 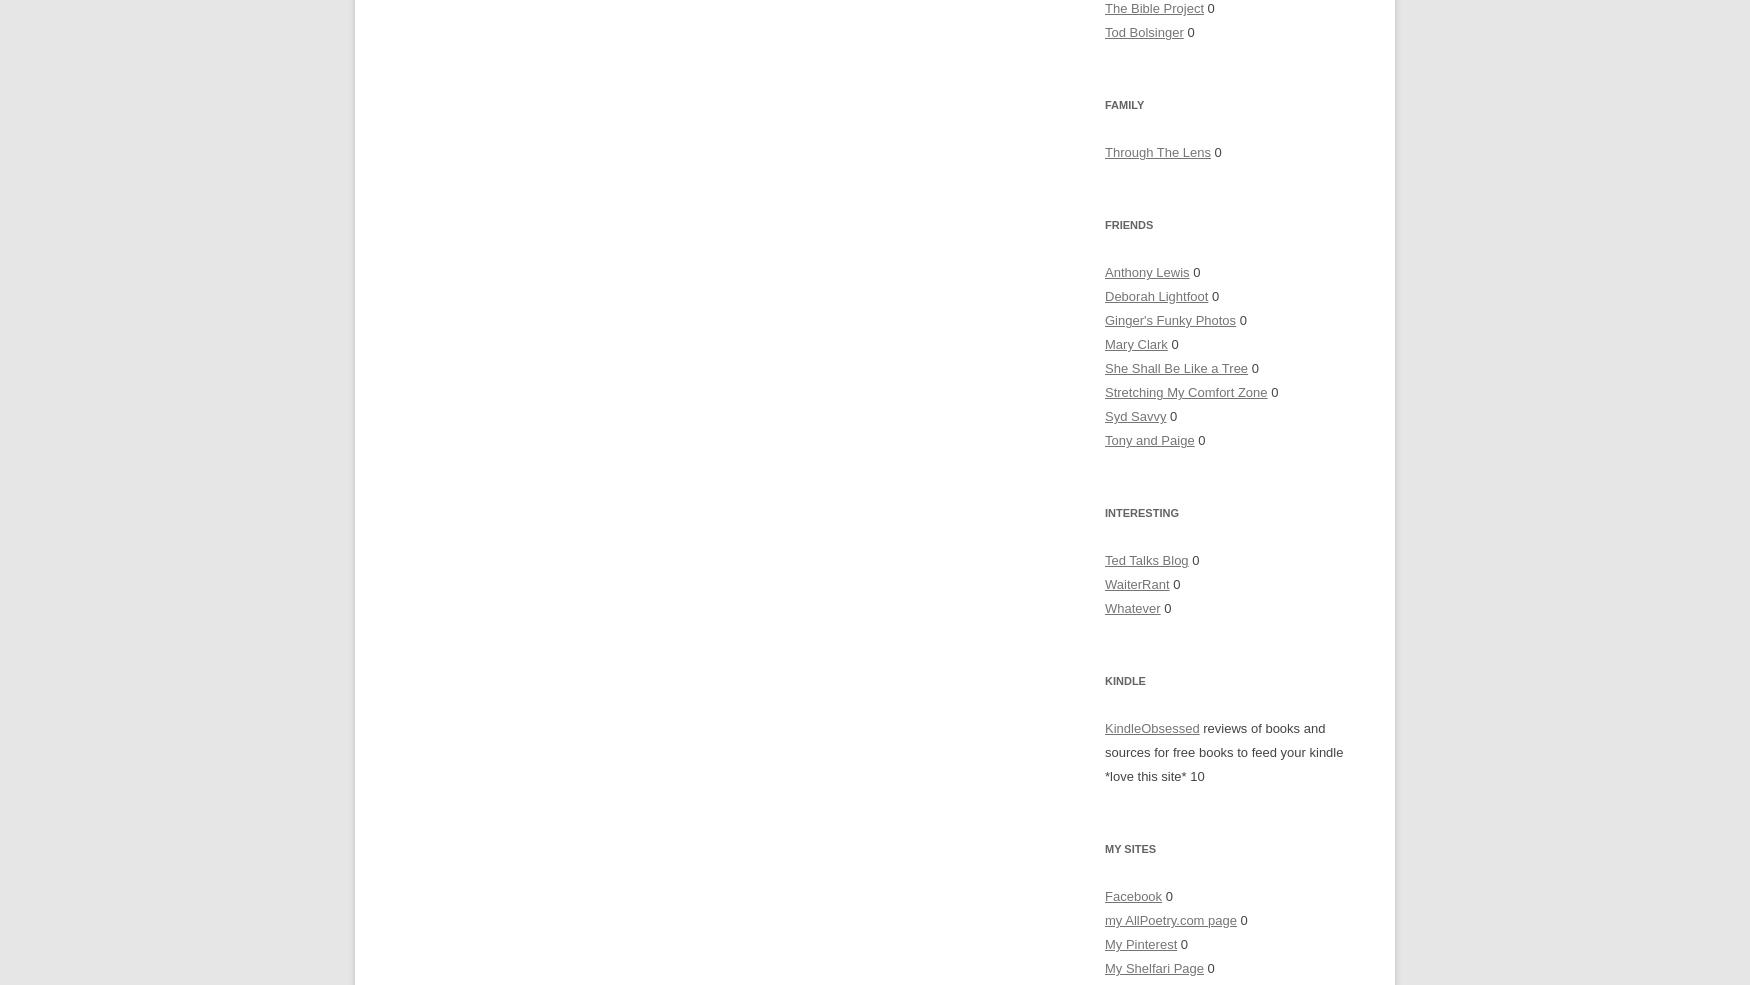 What do you see at coordinates (1169, 320) in the screenshot?
I see `'Ginger's Funky Photos'` at bounding box center [1169, 320].